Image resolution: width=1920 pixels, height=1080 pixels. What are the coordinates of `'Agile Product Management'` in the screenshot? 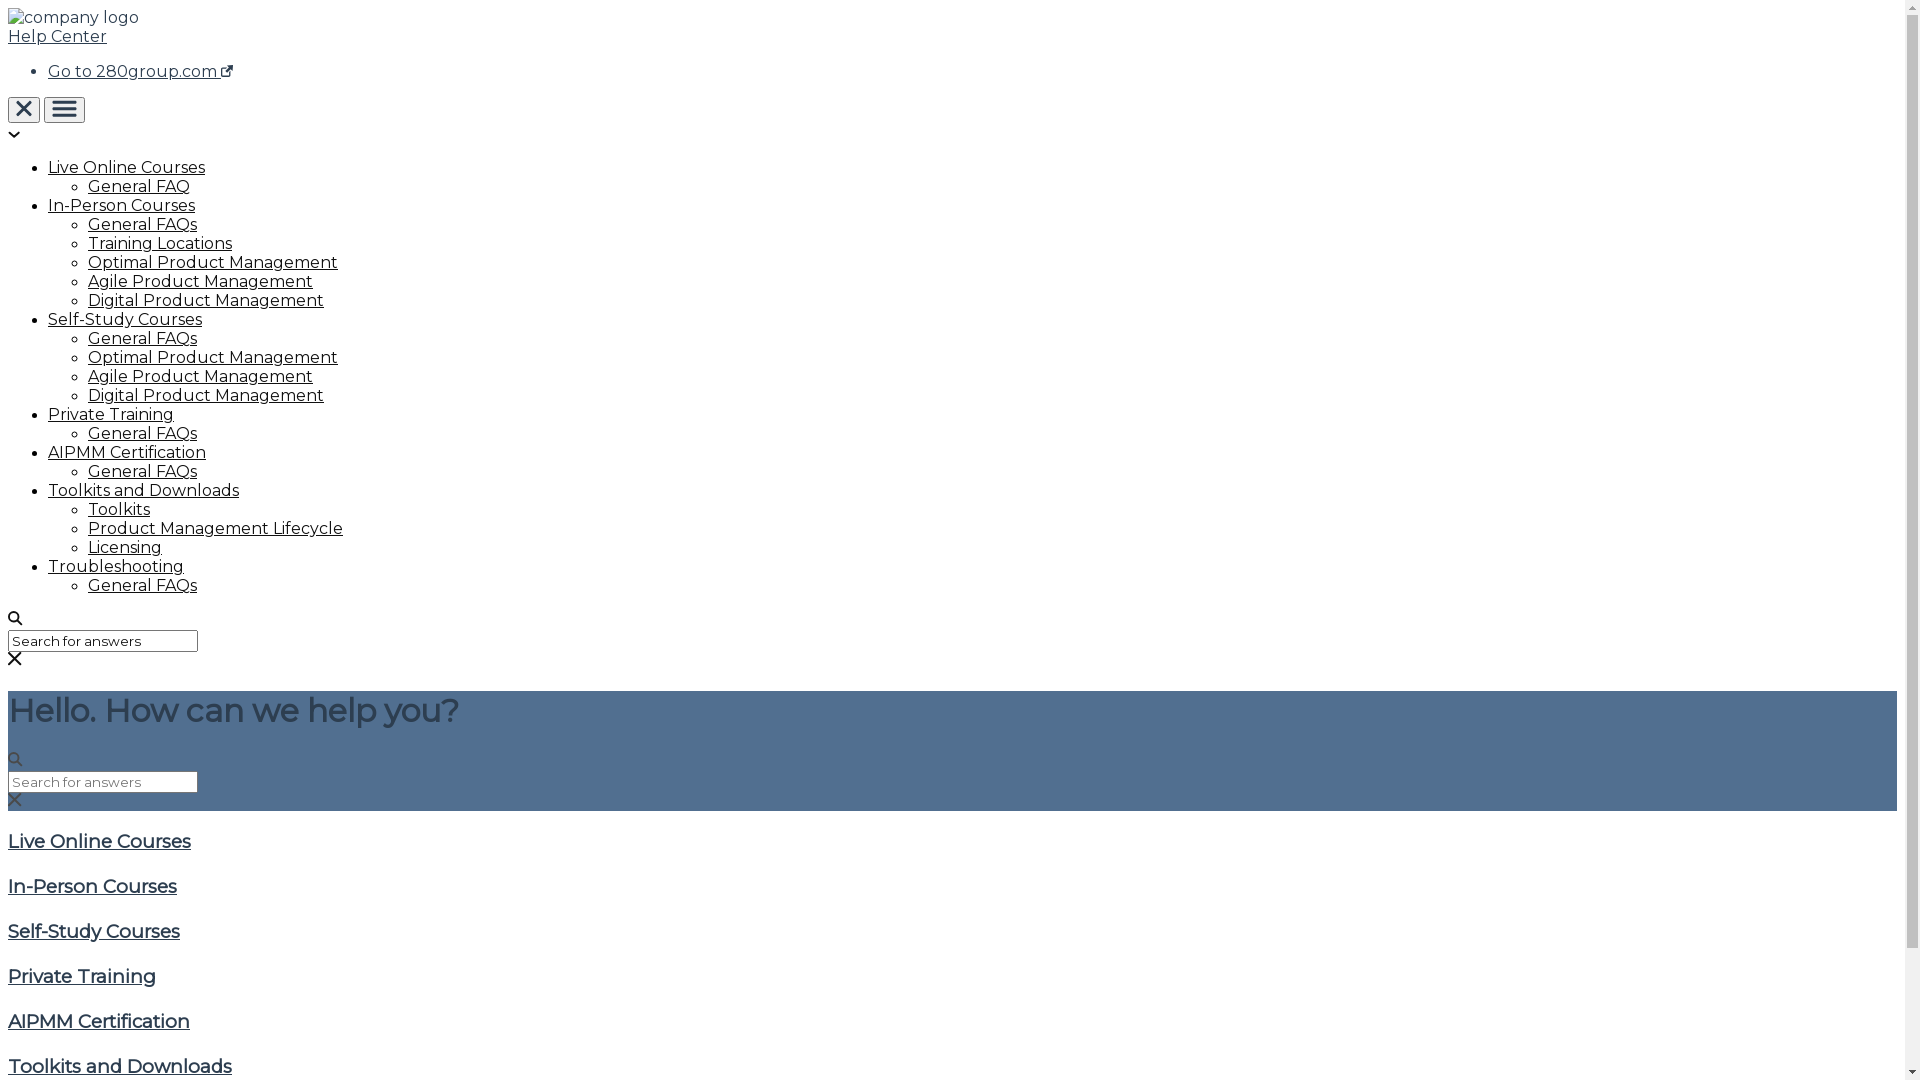 It's located at (200, 281).